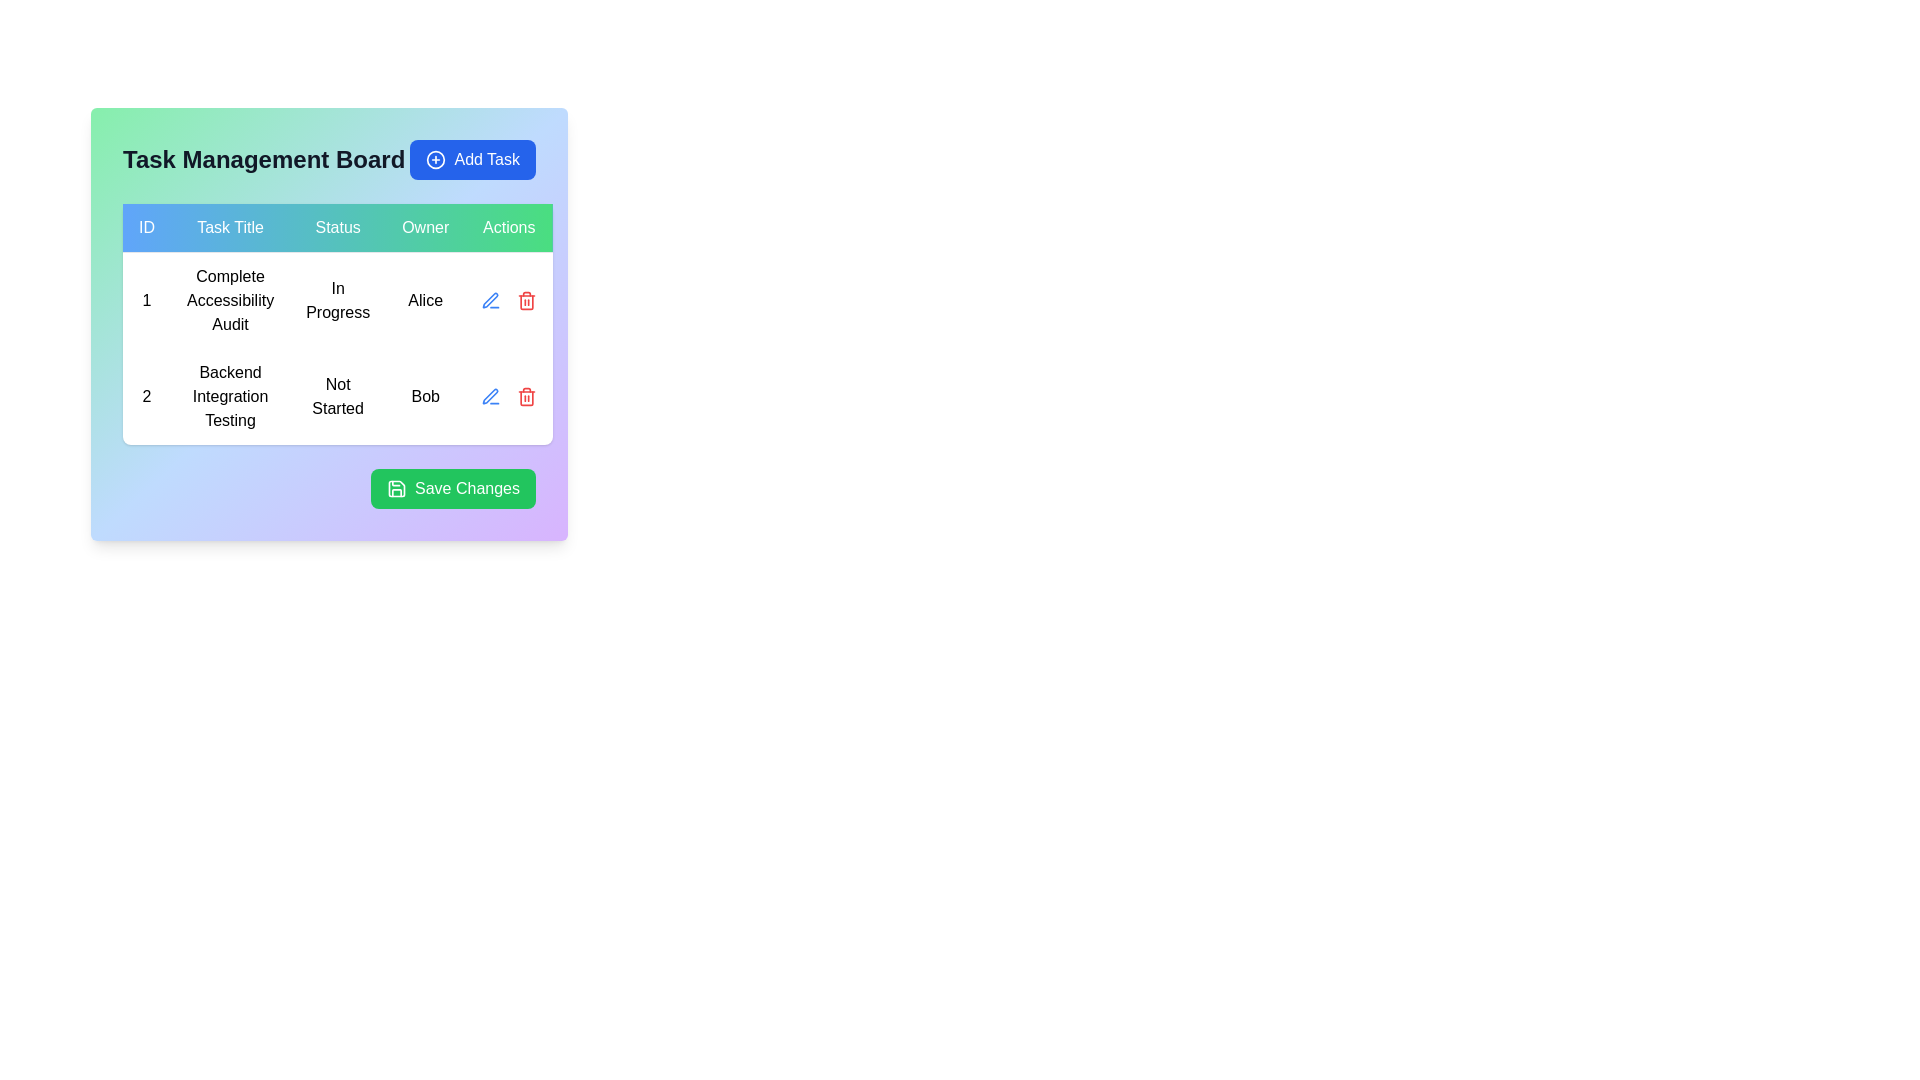 The width and height of the screenshot is (1920, 1080). What do you see at coordinates (424, 227) in the screenshot?
I see `the header label 'Owner' in the table, which is the fourth header indicating the column for task owners, positioned between 'Status' and 'Actions'` at bounding box center [424, 227].